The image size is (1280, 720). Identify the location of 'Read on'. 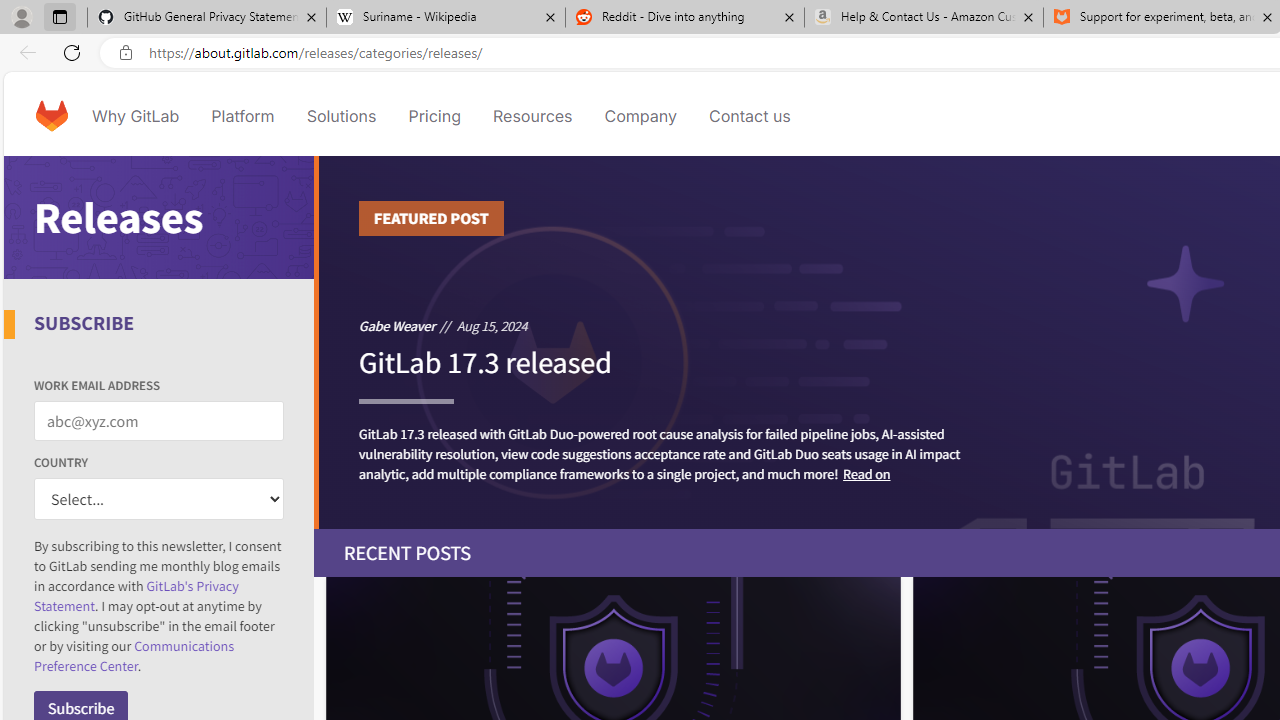
(867, 473).